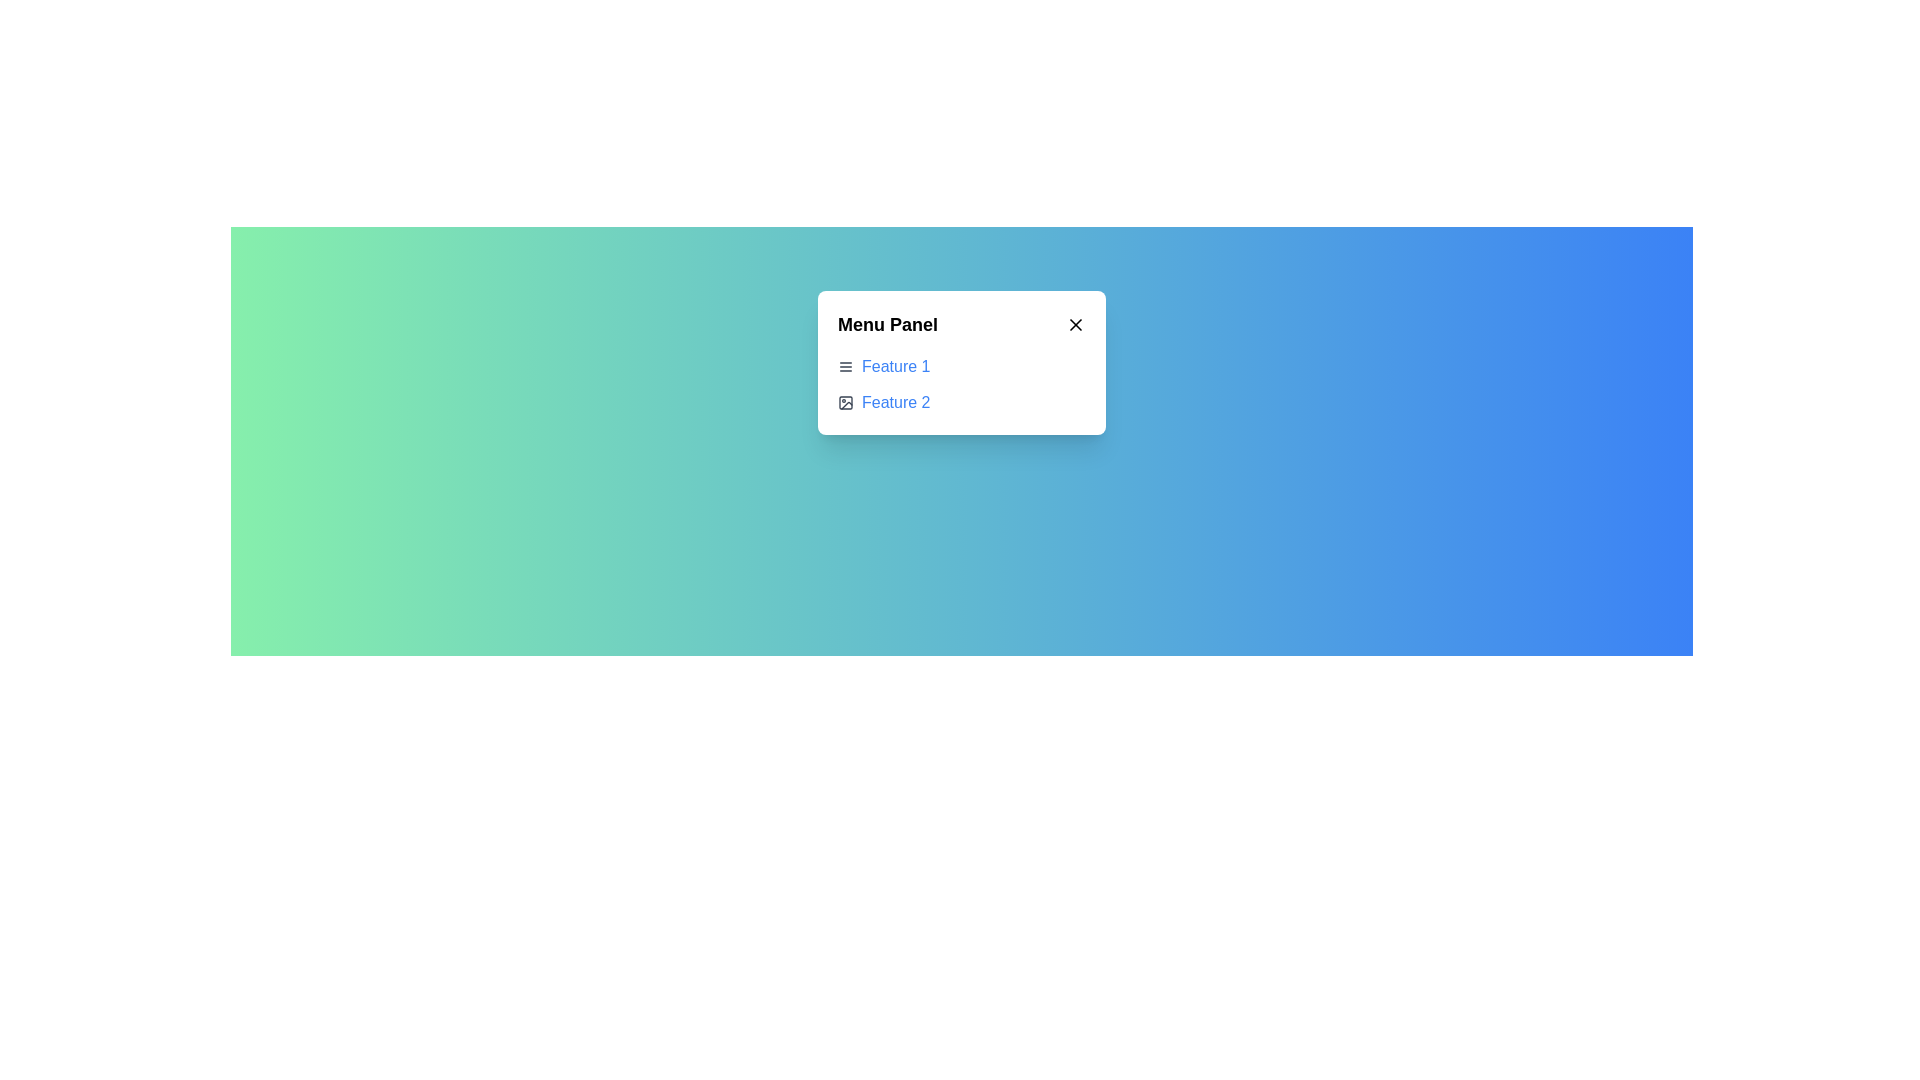 The image size is (1920, 1080). What do you see at coordinates (1074, 323) in the screenshot?
I see `the small cross-shaped close icon located at the top right corner of the 'Menu Panel'` at bounding box center [1074, 323].